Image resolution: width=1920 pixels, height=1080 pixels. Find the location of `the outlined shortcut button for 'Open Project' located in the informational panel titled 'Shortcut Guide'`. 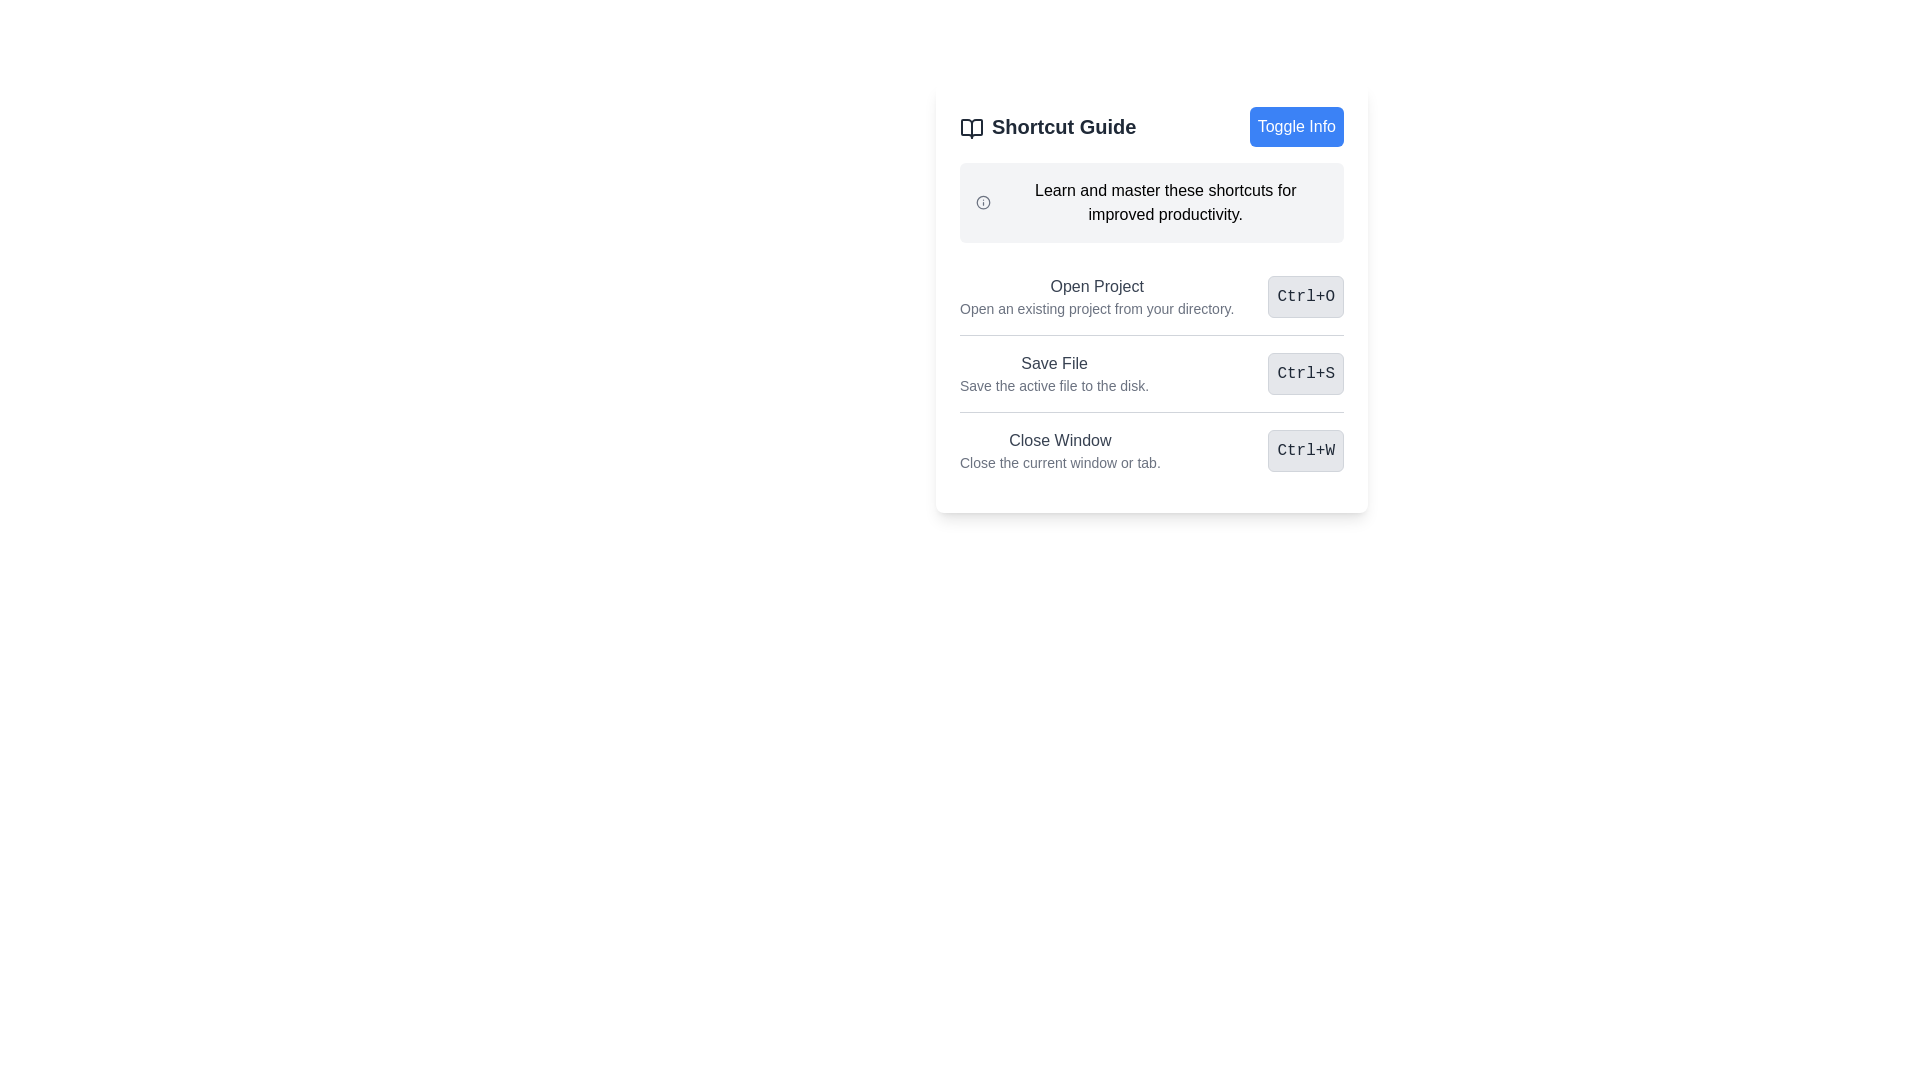

the outlined shortcut button for 'Open Project' located in the informational panel titled 'Shortcut Guide' is located at coordinates (1152, 297).